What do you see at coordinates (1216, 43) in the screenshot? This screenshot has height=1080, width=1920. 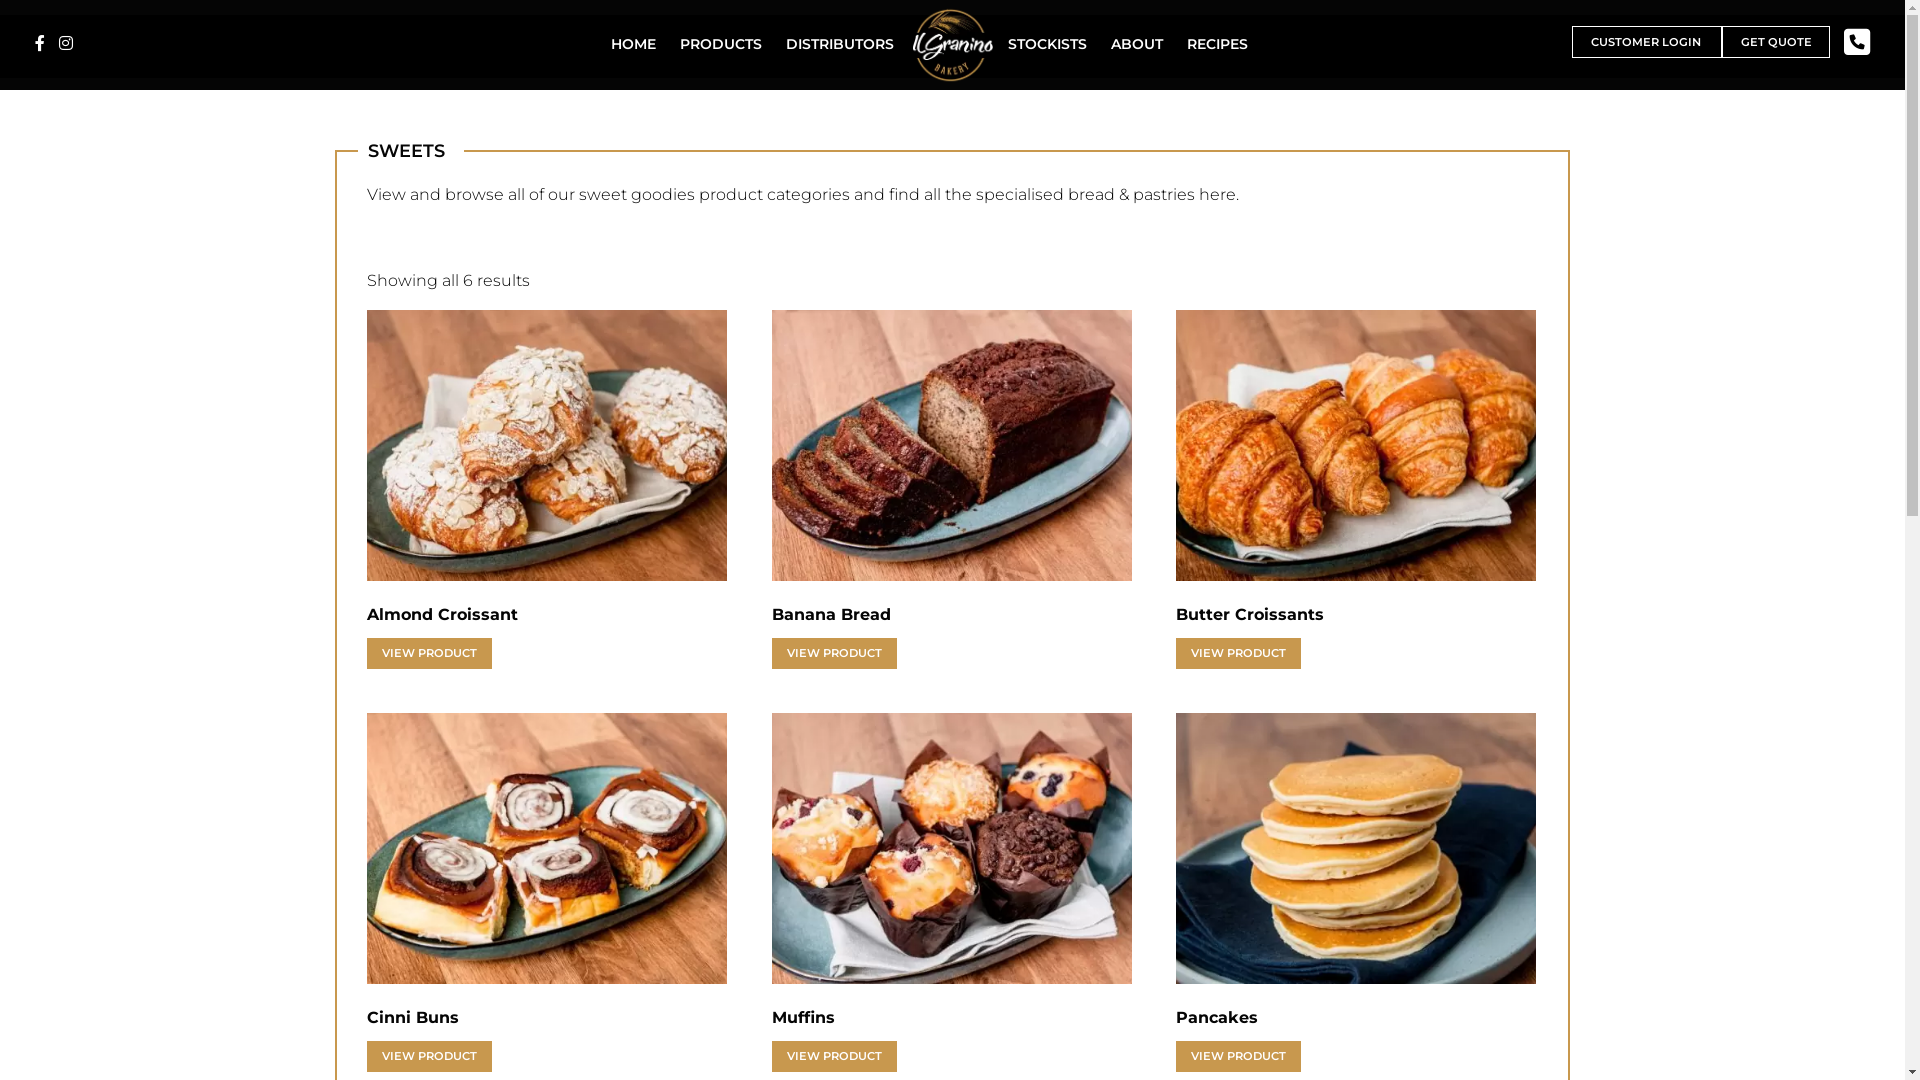 I see `'RECIPES'` at bounding box center [1216, 43].